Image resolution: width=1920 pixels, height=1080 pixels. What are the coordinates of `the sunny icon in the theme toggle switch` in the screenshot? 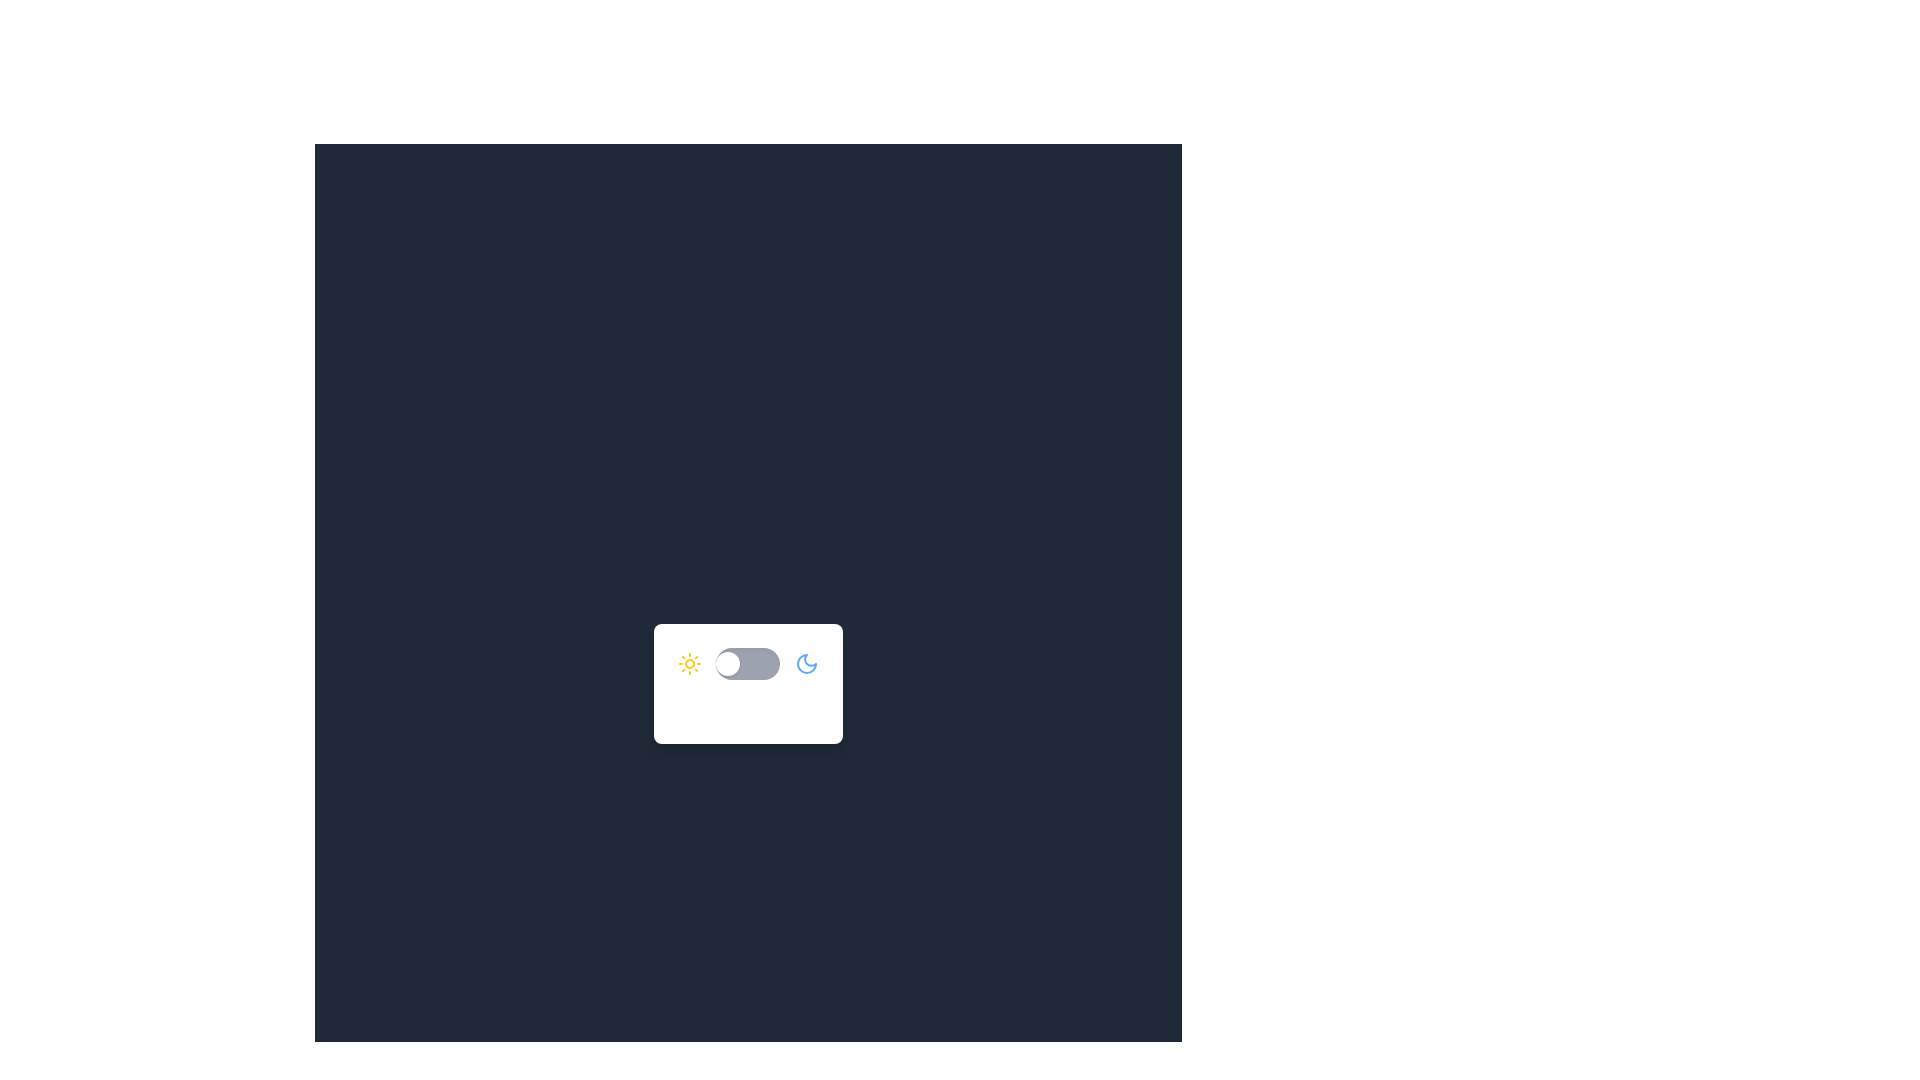 It's located at (689, 663).